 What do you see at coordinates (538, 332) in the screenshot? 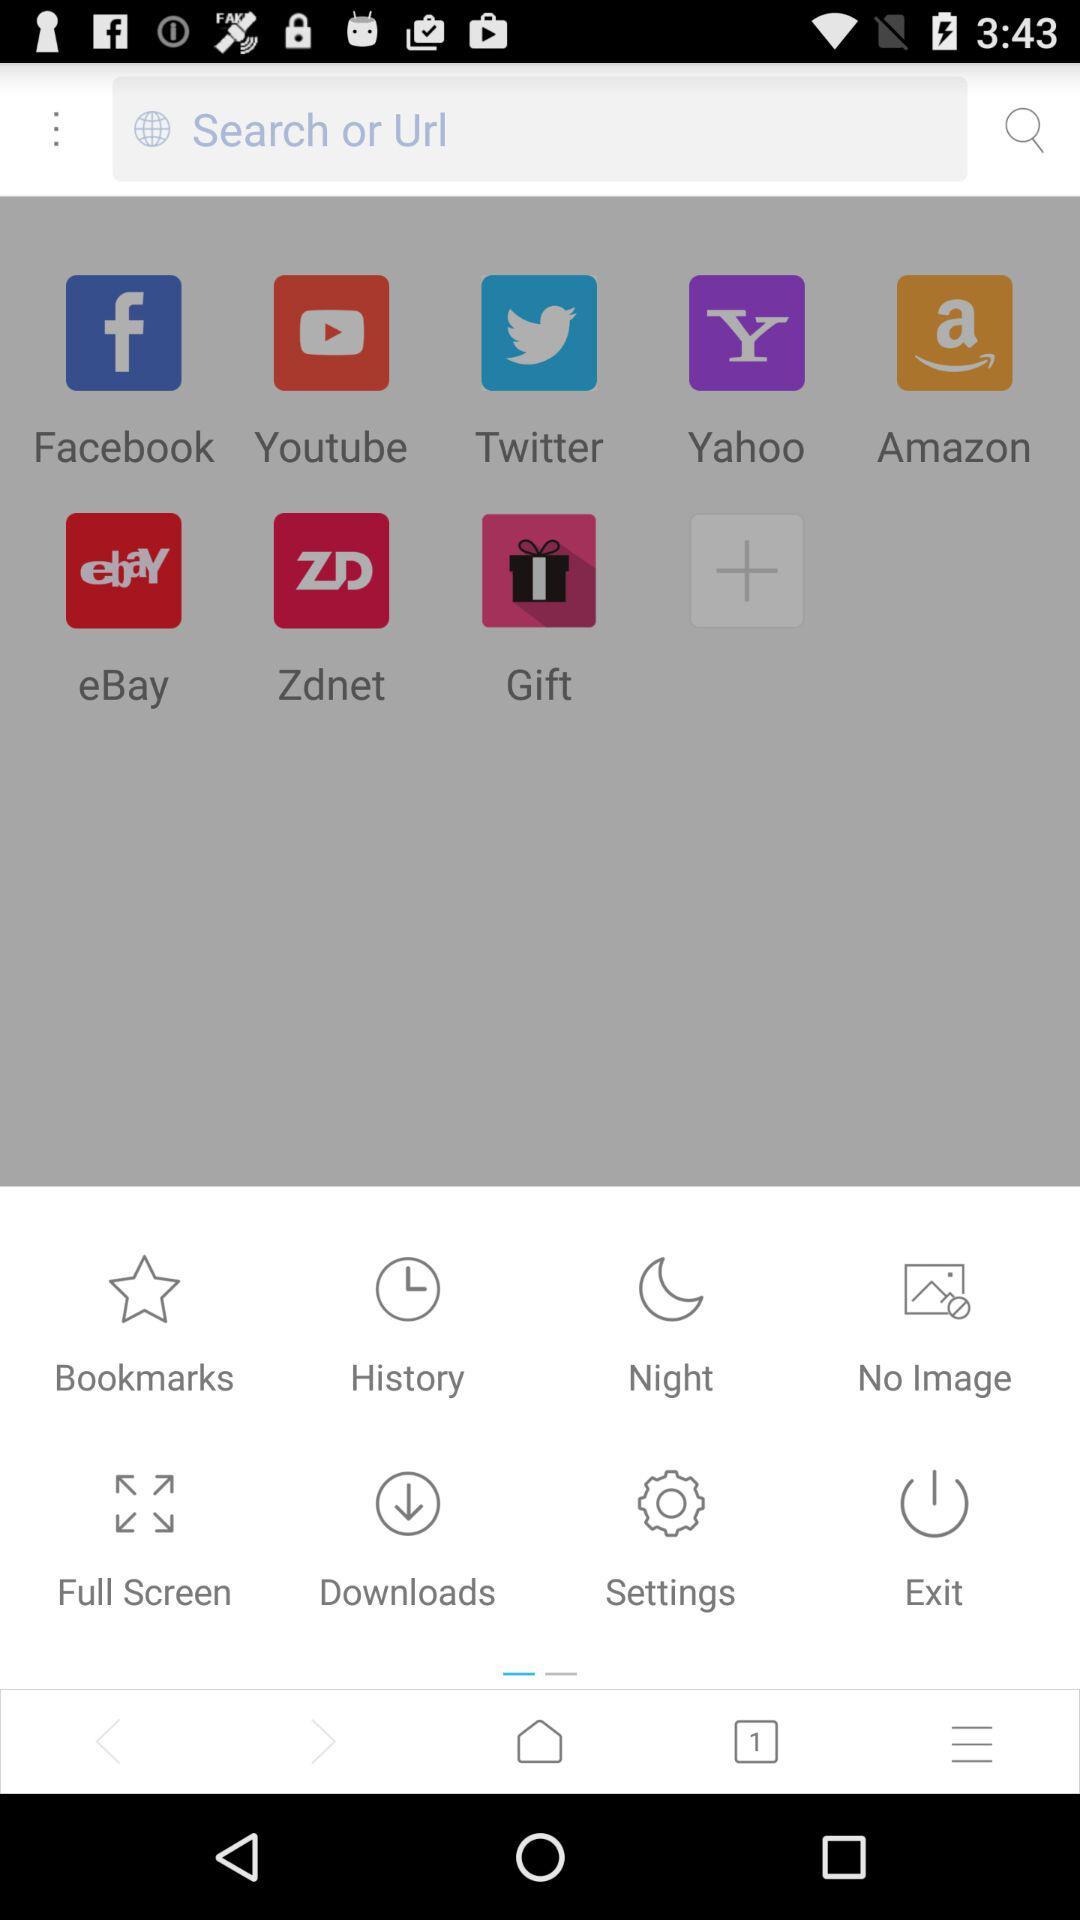
I see `the twitter website image option` at bounding box center [538, 332].